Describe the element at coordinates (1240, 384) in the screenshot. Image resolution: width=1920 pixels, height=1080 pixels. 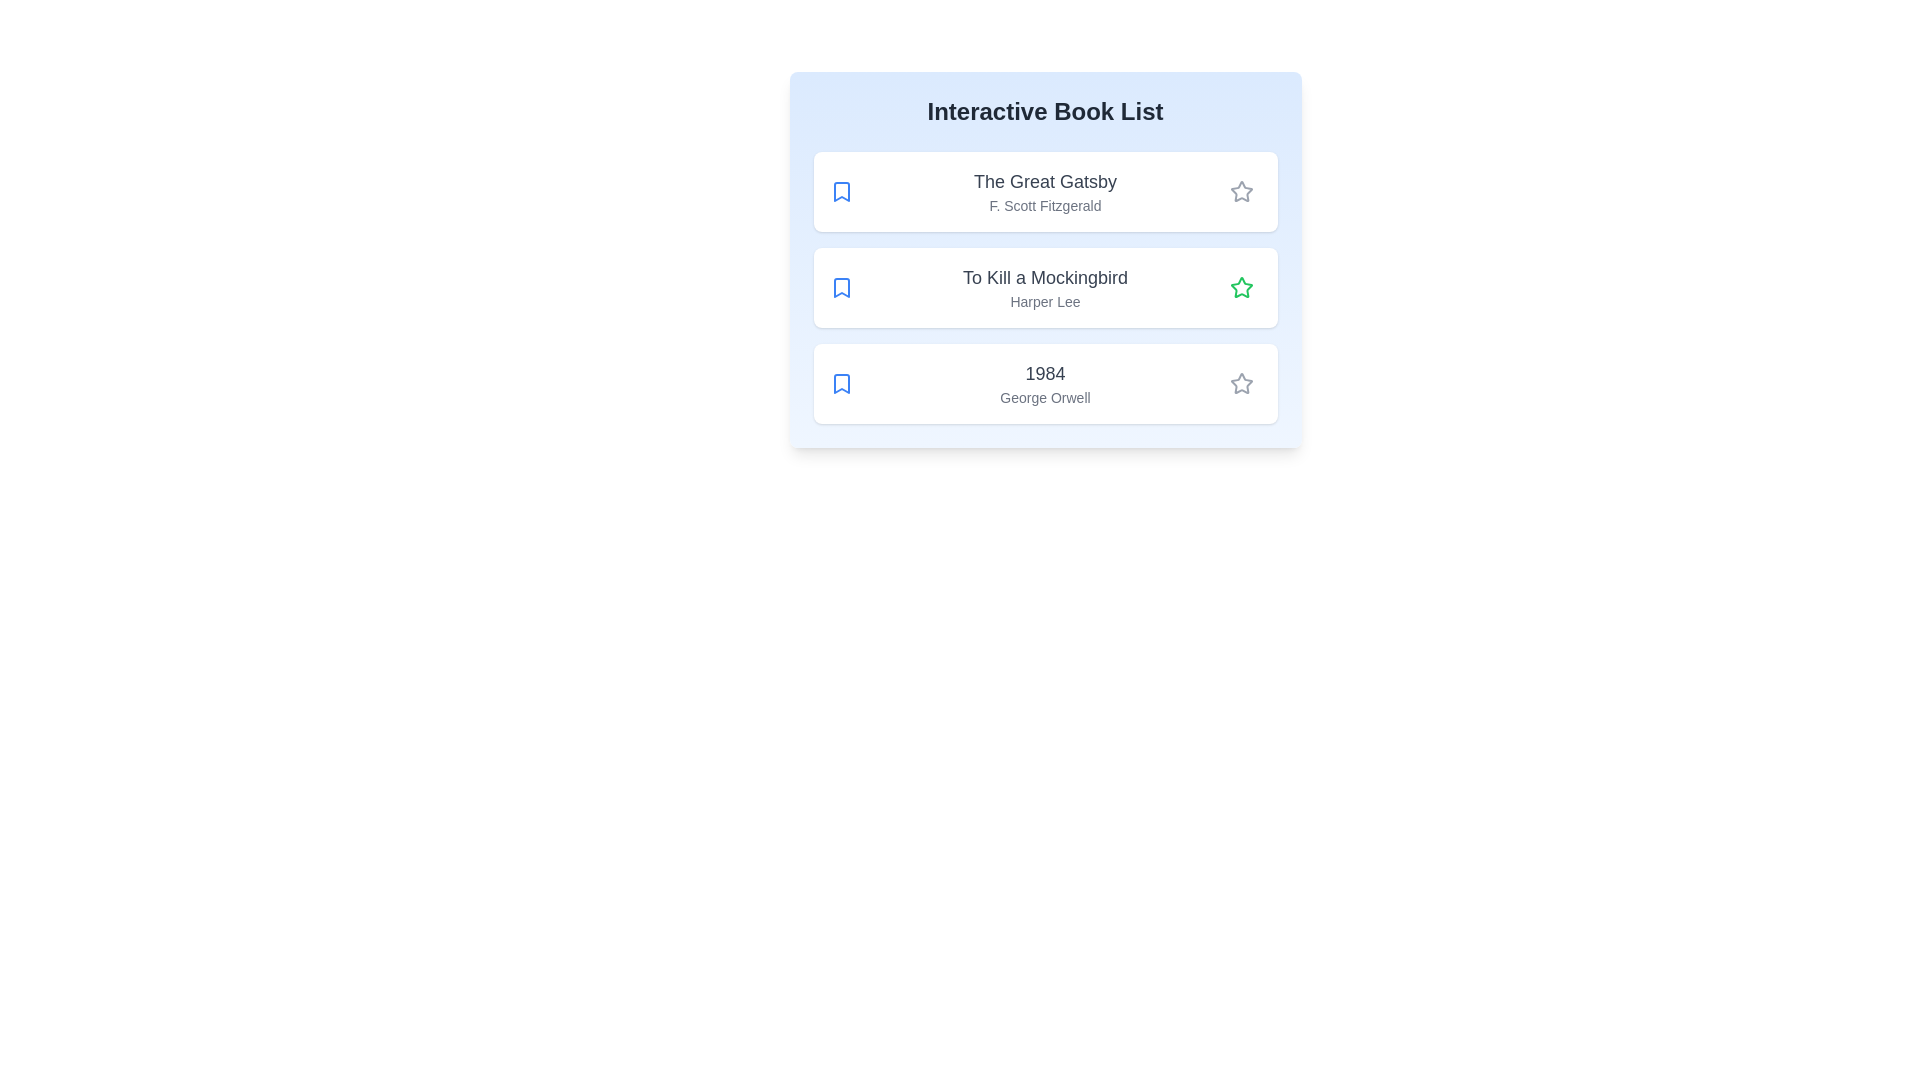
I see `the star icon next to the book titled '1984' to toggle its read status` at that location.